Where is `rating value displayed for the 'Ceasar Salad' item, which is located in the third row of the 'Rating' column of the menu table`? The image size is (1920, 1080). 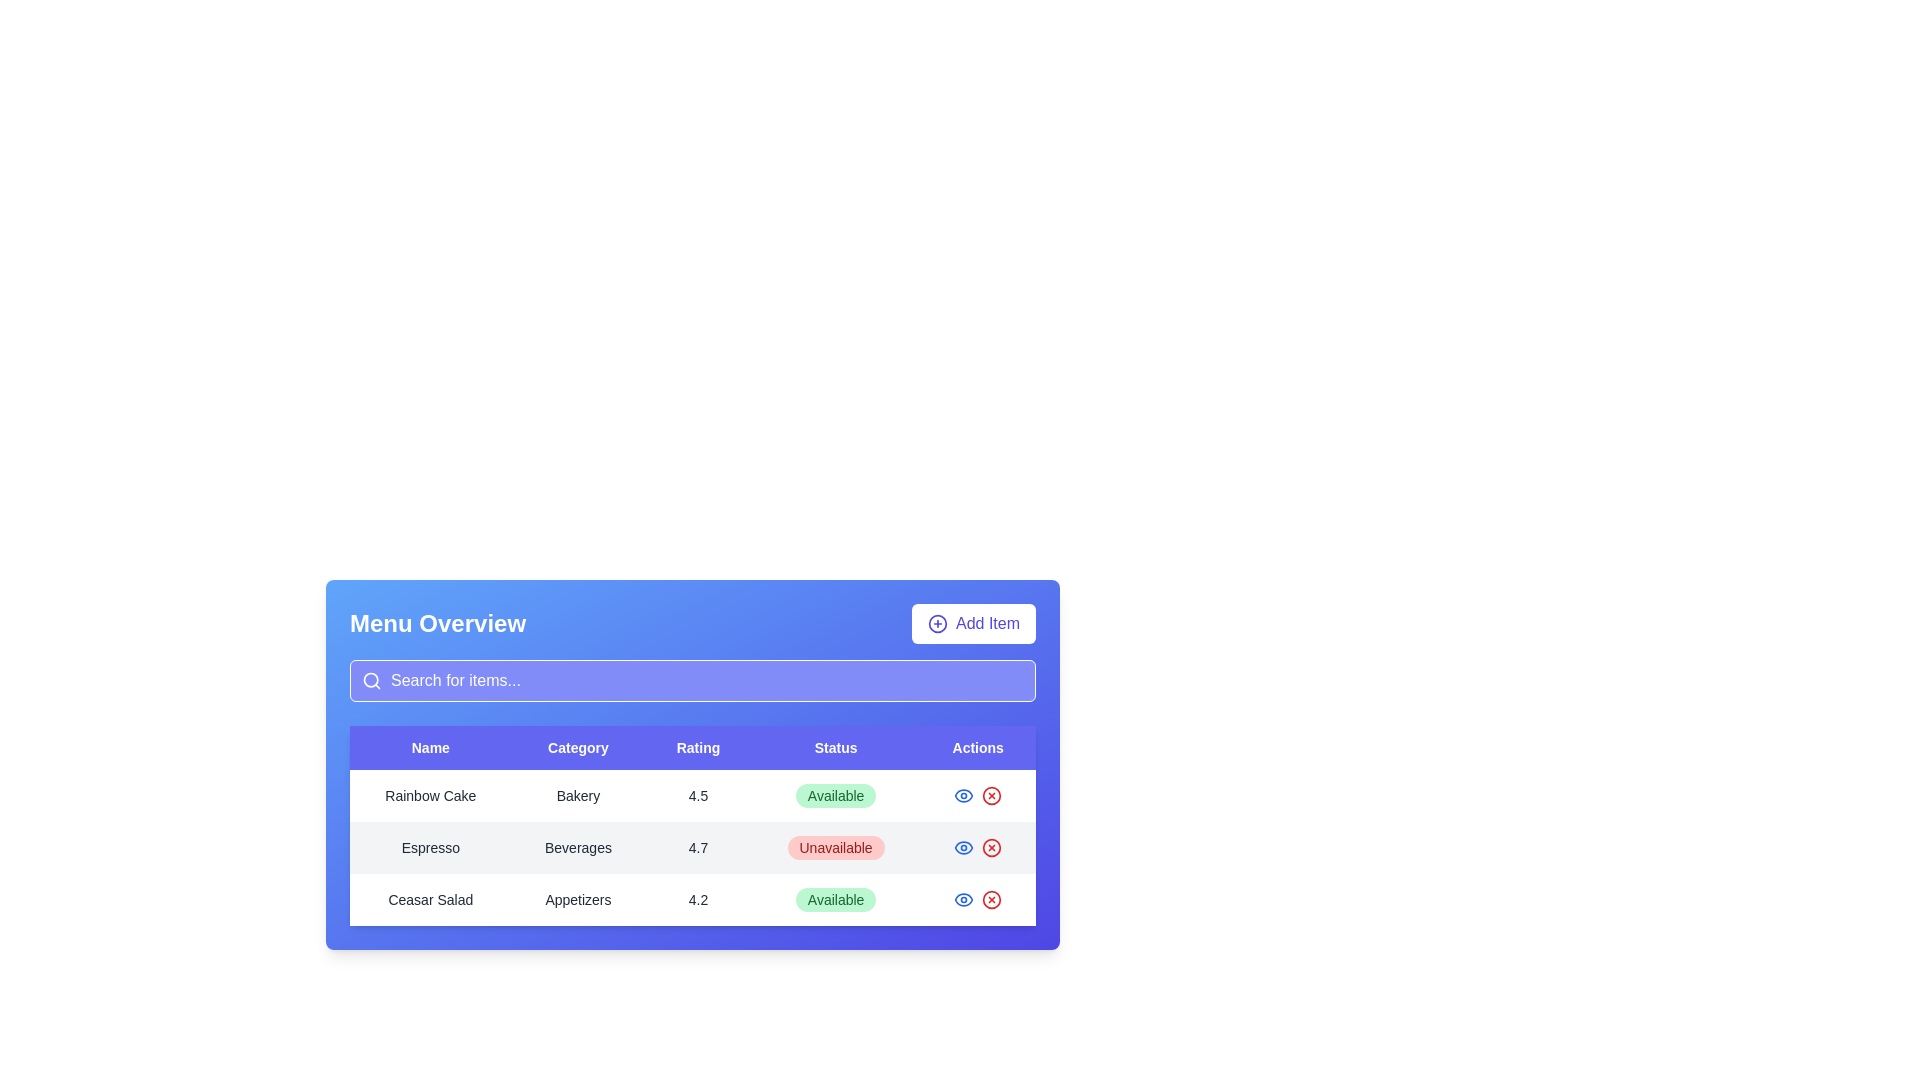 rating value displayed for the 'Ceasar Salad' item, which is located in the third row of the 'Rating' column of the menu table is located at coordinates (698, 898).